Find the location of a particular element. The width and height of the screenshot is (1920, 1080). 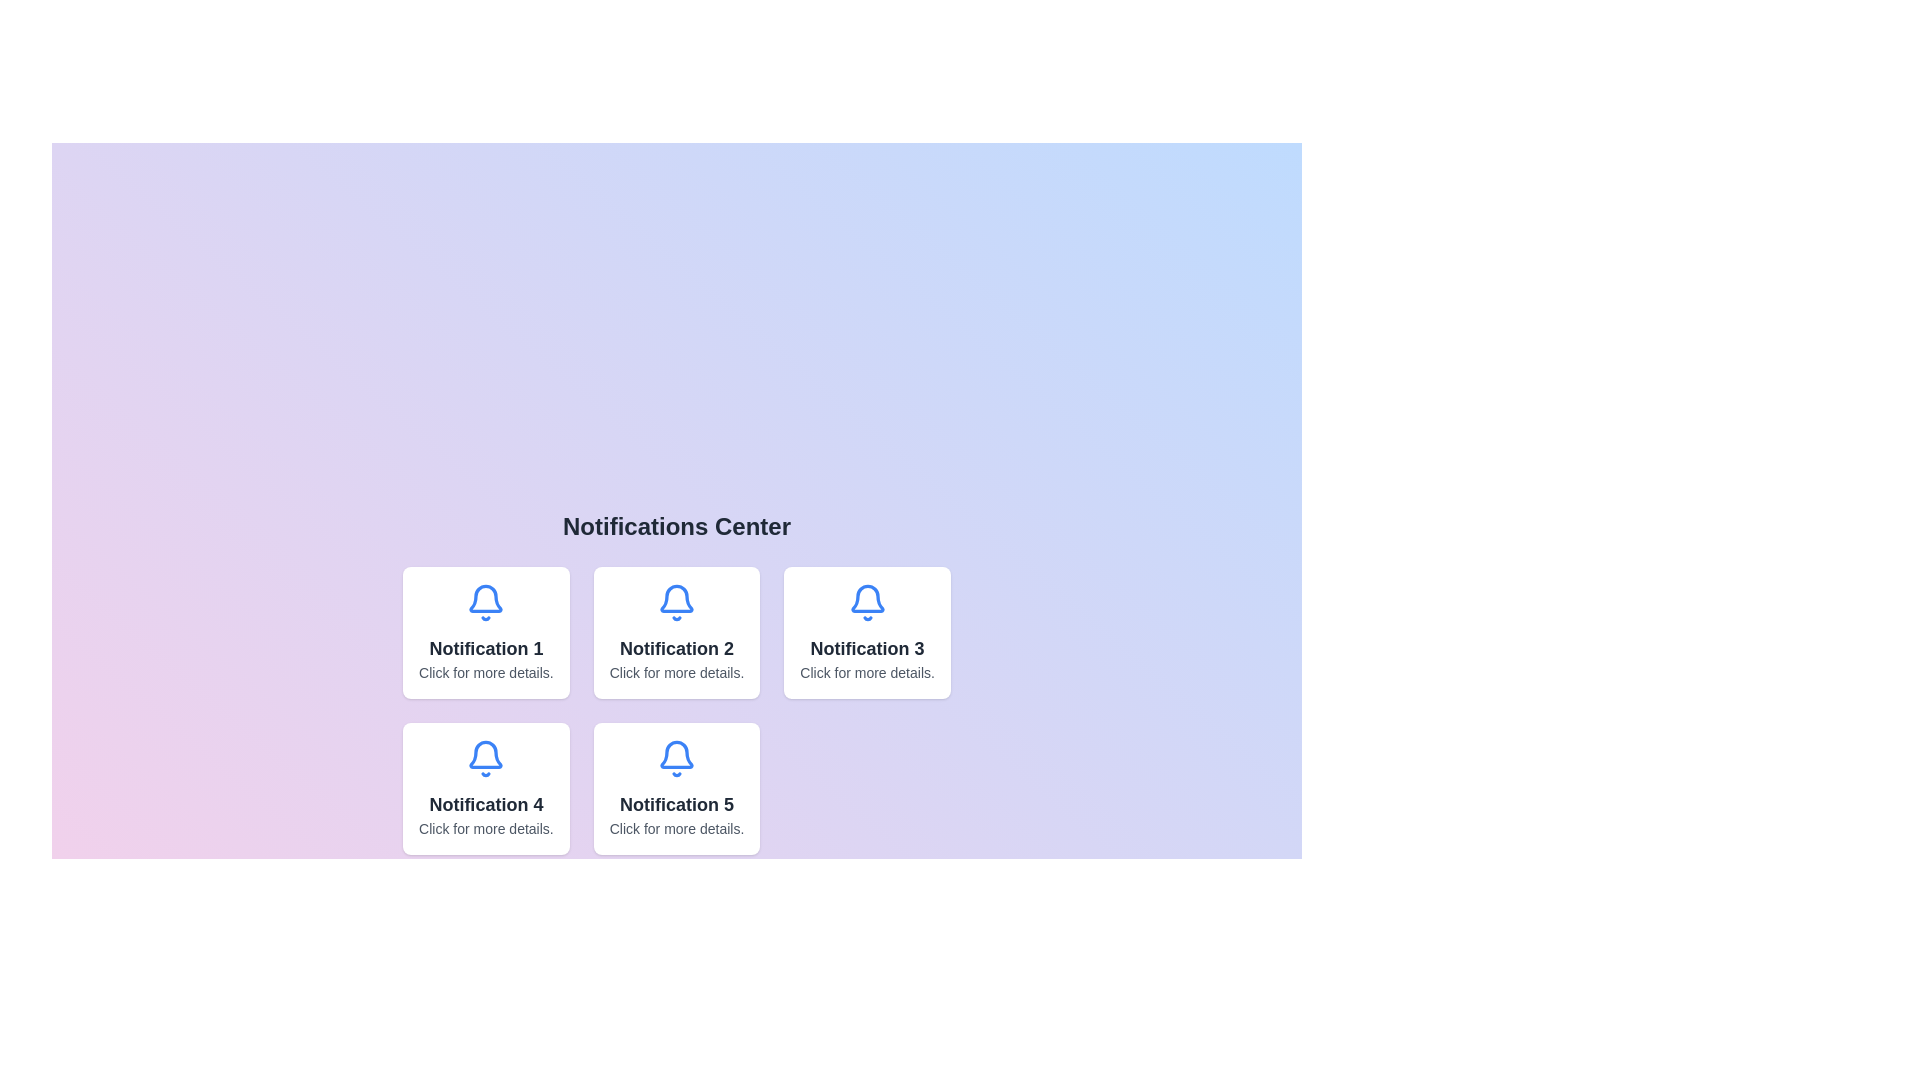

the blue bell-shaped outline icon located at the top of the 'Notification 1' card in the Notifications Center is located at coordinates (486, 597).